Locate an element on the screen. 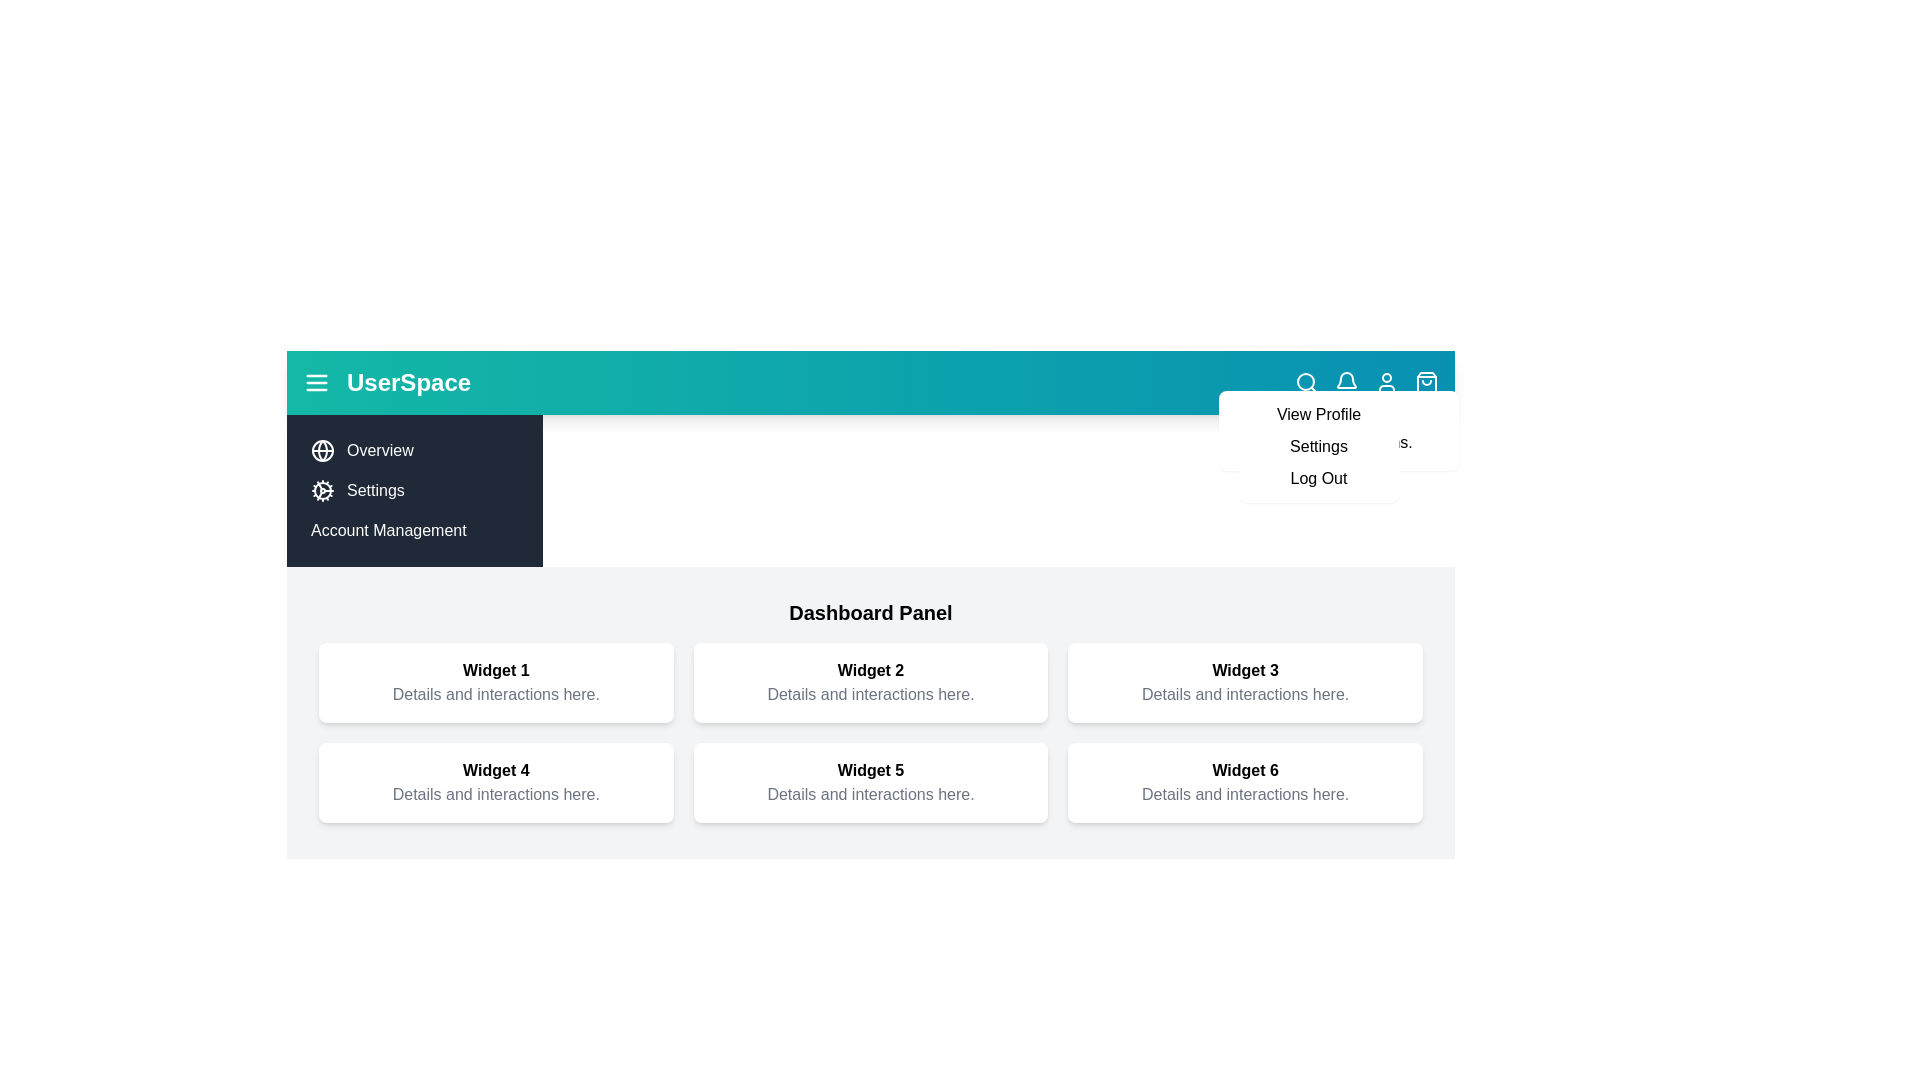 The height and width of the screenshot is (1080, 1920). the informational text block that reads 'Details and interactions here.' located below the bold title 'Widget 1' in the white card with rounded corners is located at coordinates (496, 693).